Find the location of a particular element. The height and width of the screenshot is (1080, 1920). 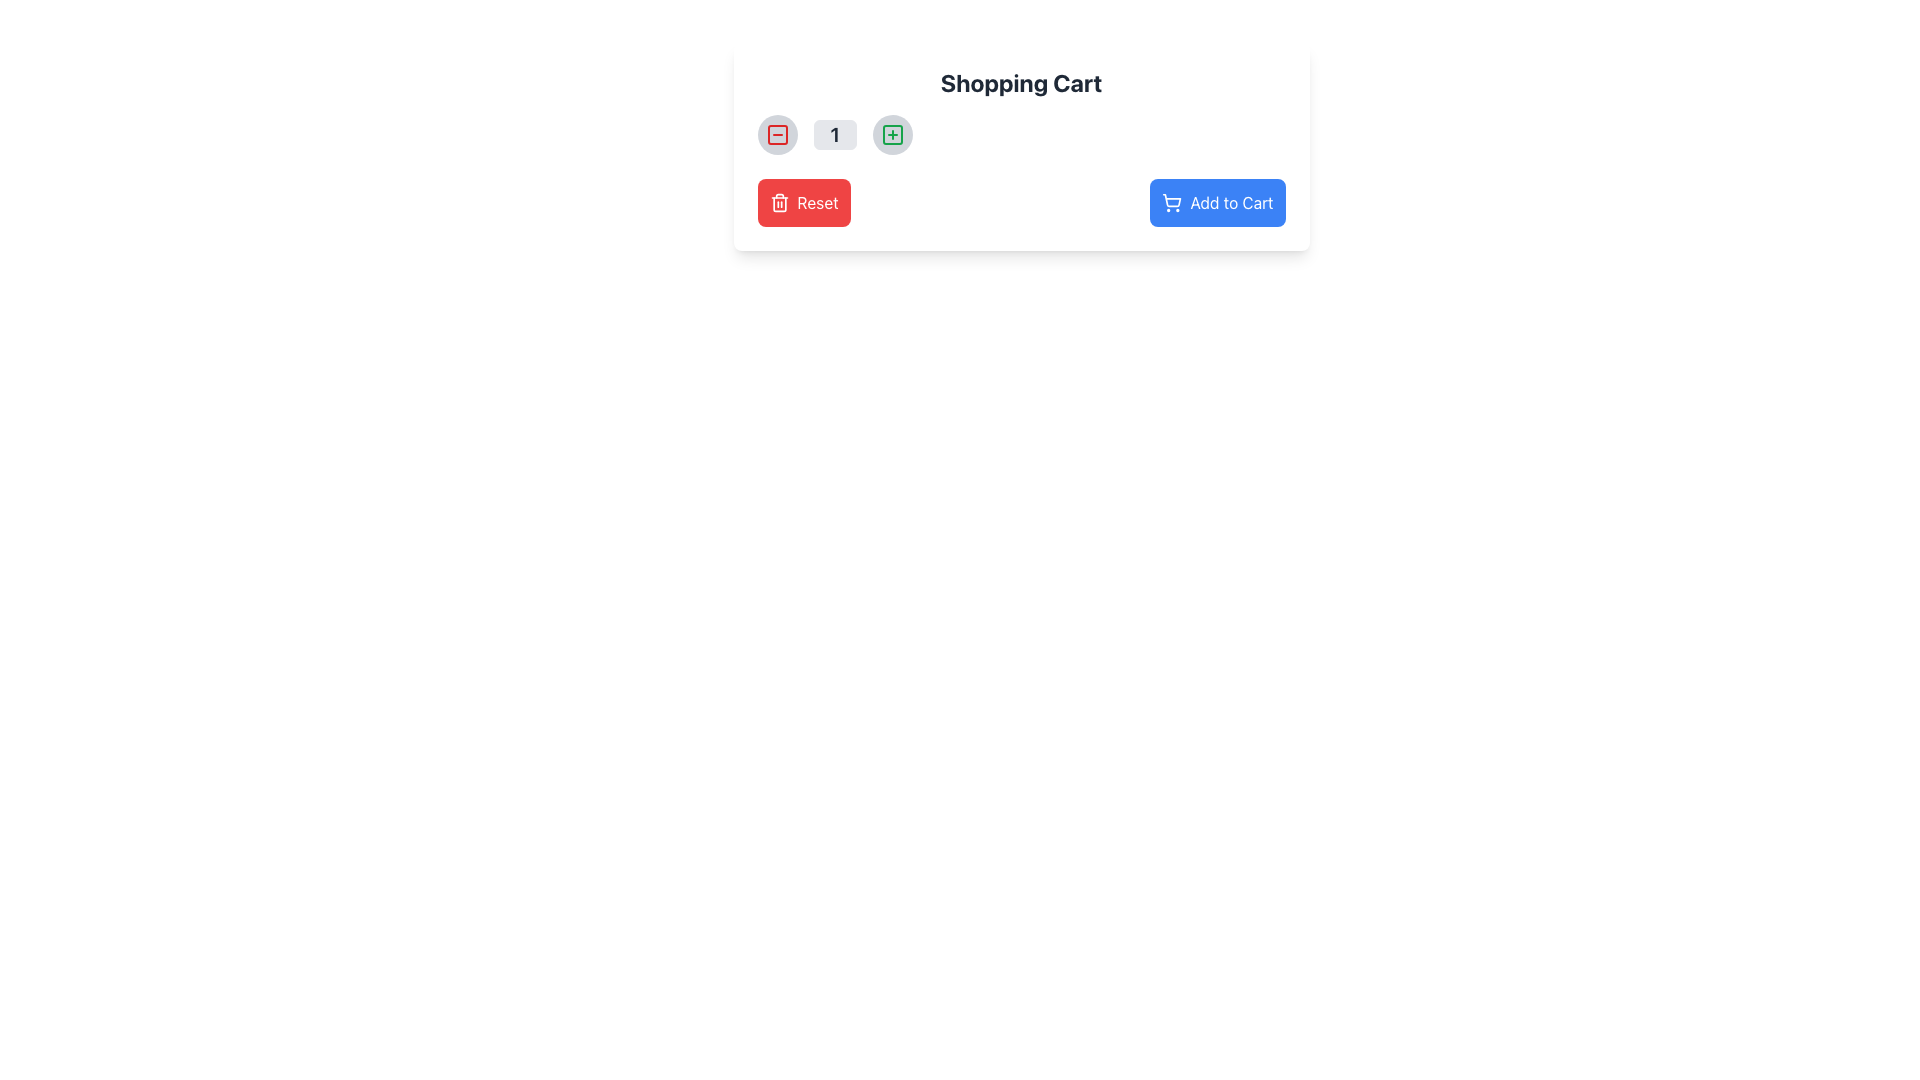

the increment button, which is circular with a gray background, located to the right of a number input field and a decrement button, and to the left of a red 'Reset' button and a blue 'Add to Cart' button is located at coordinates (891, 135).